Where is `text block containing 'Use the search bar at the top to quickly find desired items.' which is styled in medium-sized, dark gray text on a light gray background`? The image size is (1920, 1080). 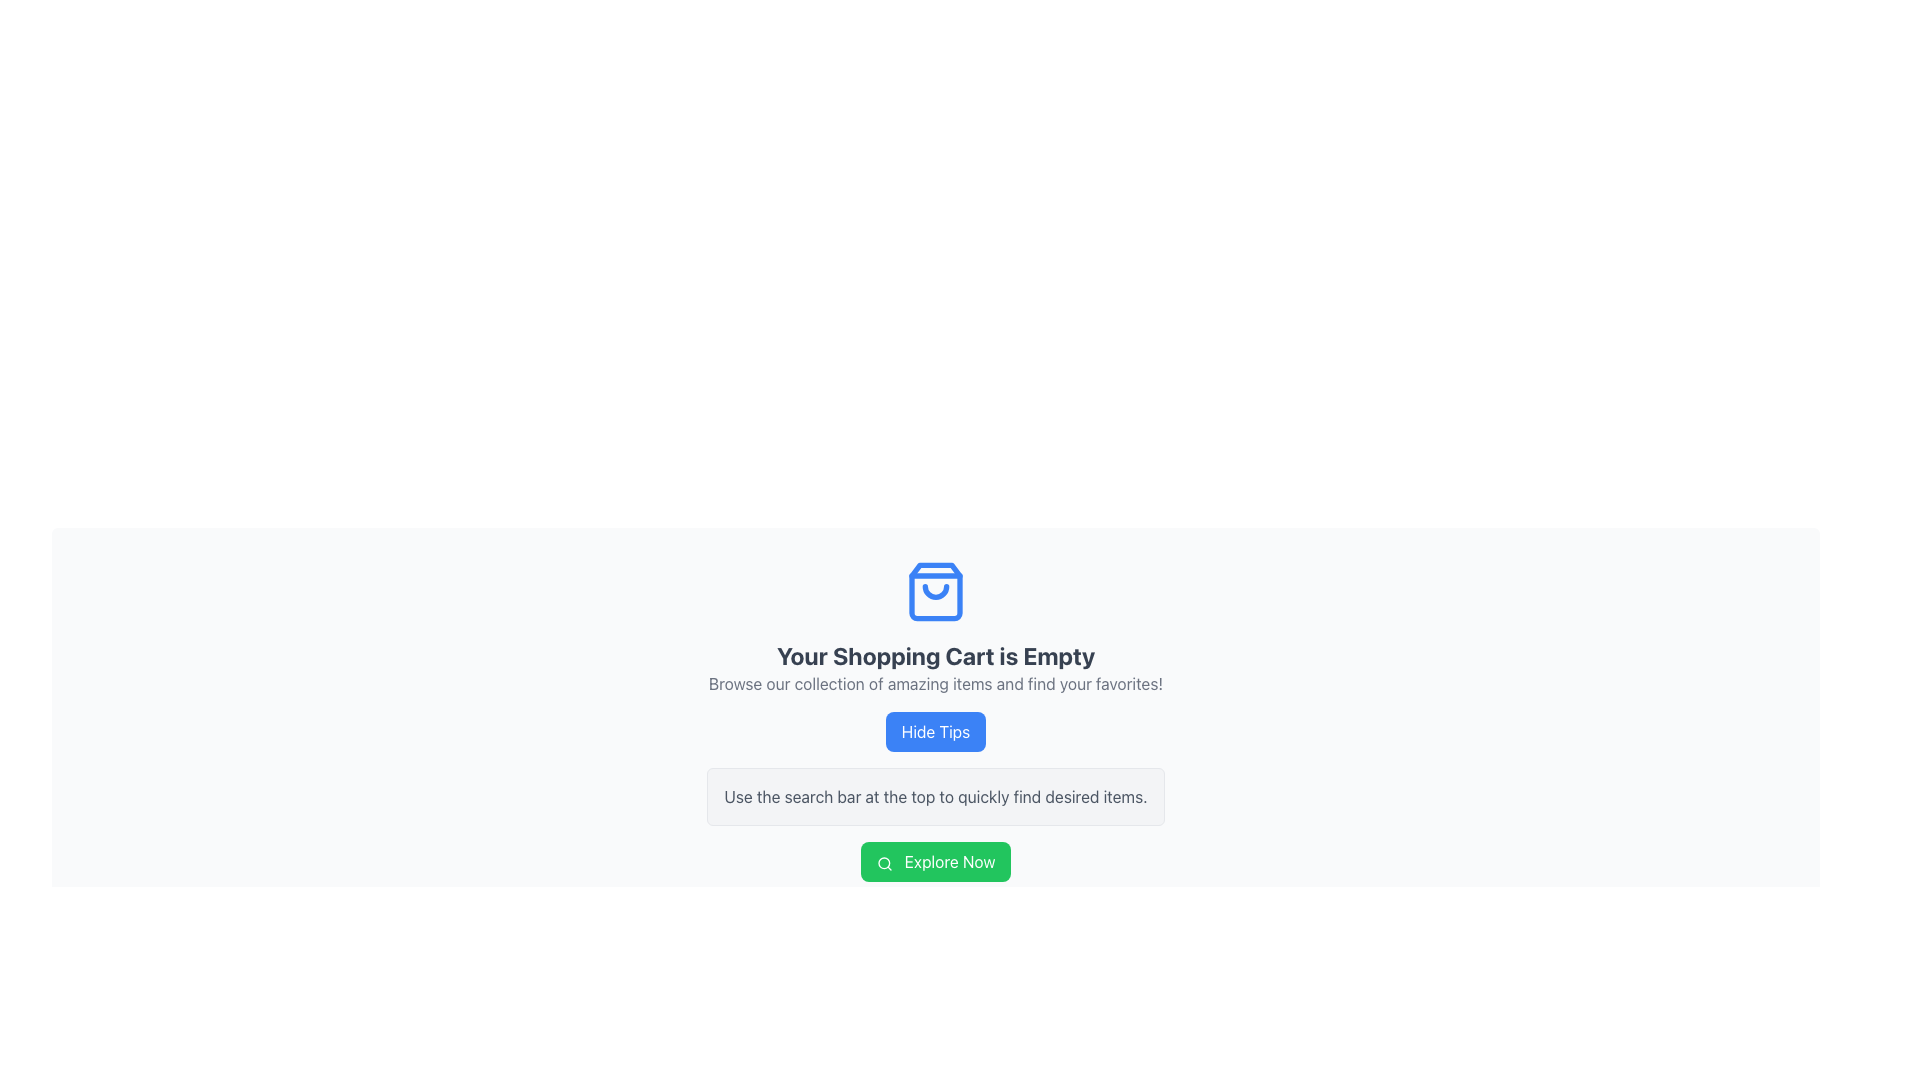 text block containing 'Use the search bar at the top to quickly find desired items.' which is styled in medium-sized, dark gray text on a light gray background is located at coordinates (935, 796).